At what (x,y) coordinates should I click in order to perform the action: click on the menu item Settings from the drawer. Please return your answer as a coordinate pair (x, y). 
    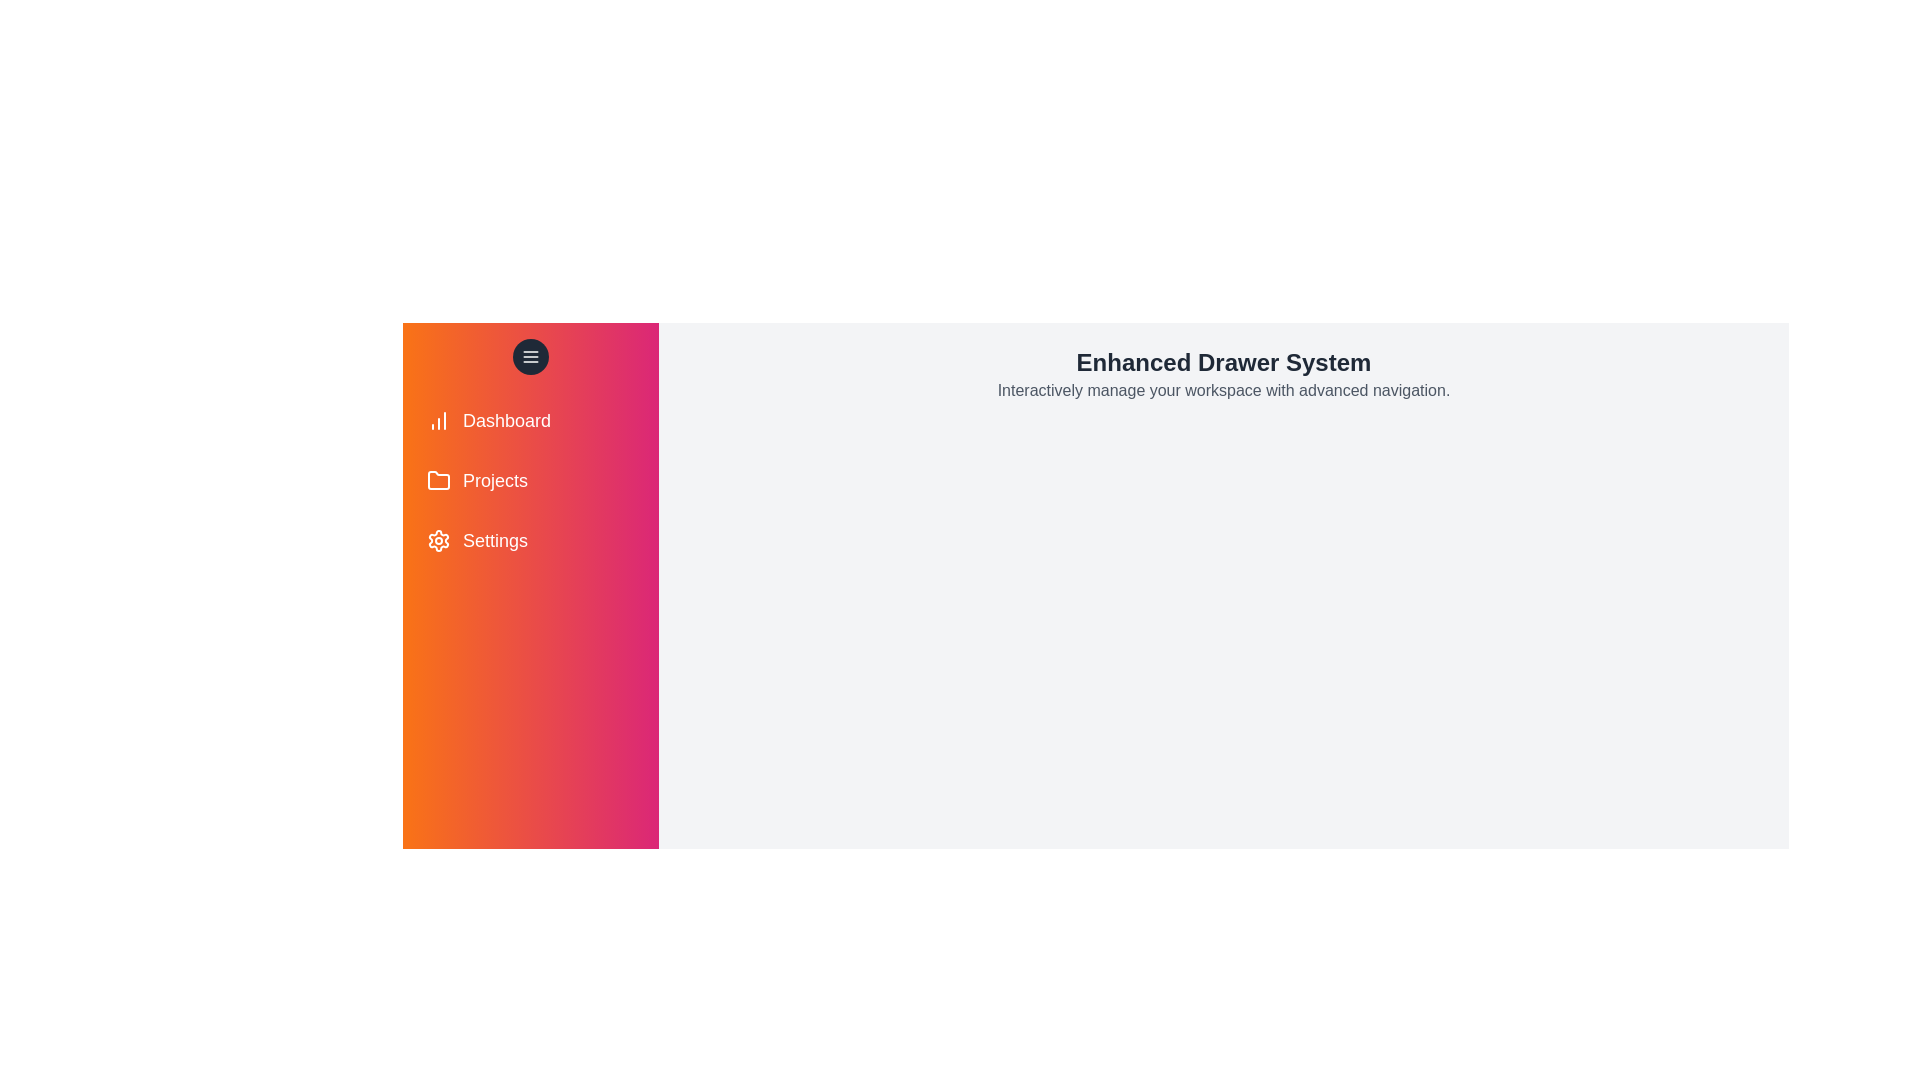
    Looking at the image, I should click on (531, 540).